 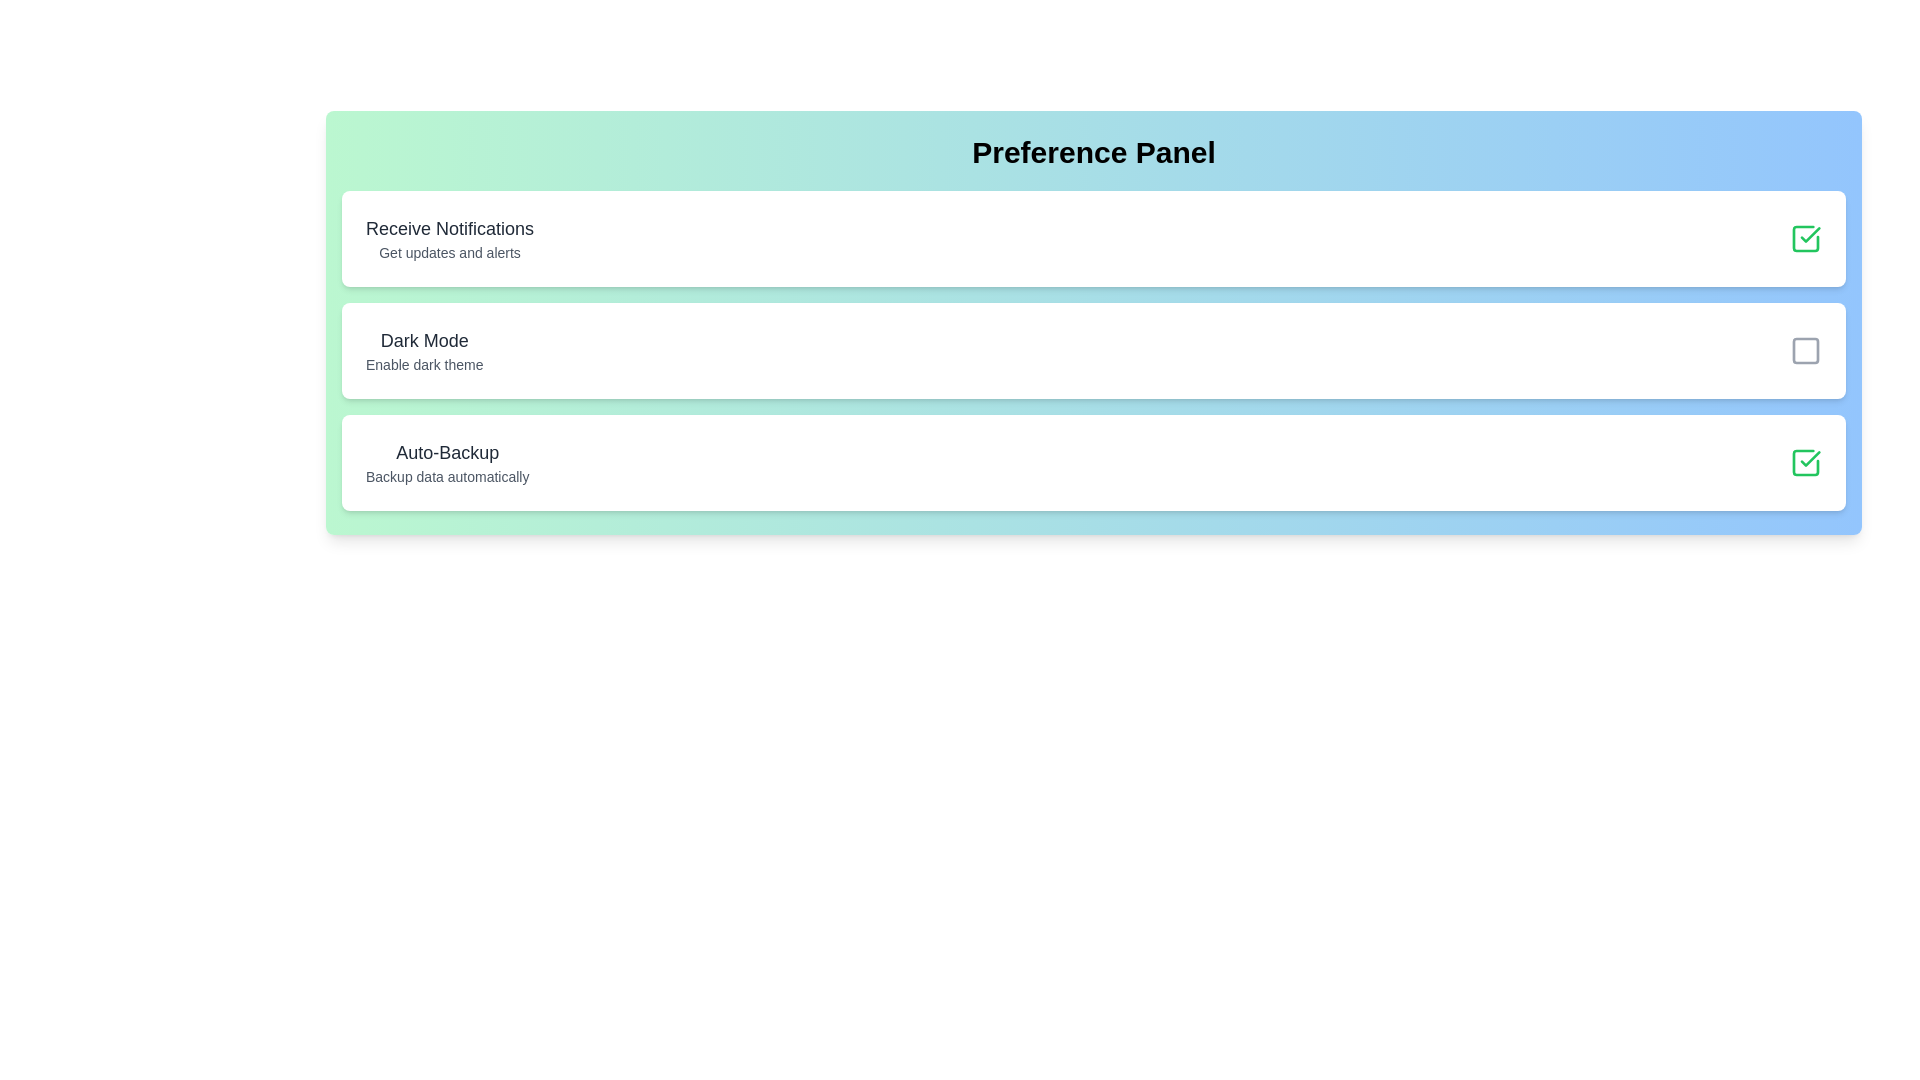 I want to click on the text label that serves as a title for the preference setting in the 'Preference Panel', positioned above the 'Enable dark theme' text, so click(x=423, y=339).